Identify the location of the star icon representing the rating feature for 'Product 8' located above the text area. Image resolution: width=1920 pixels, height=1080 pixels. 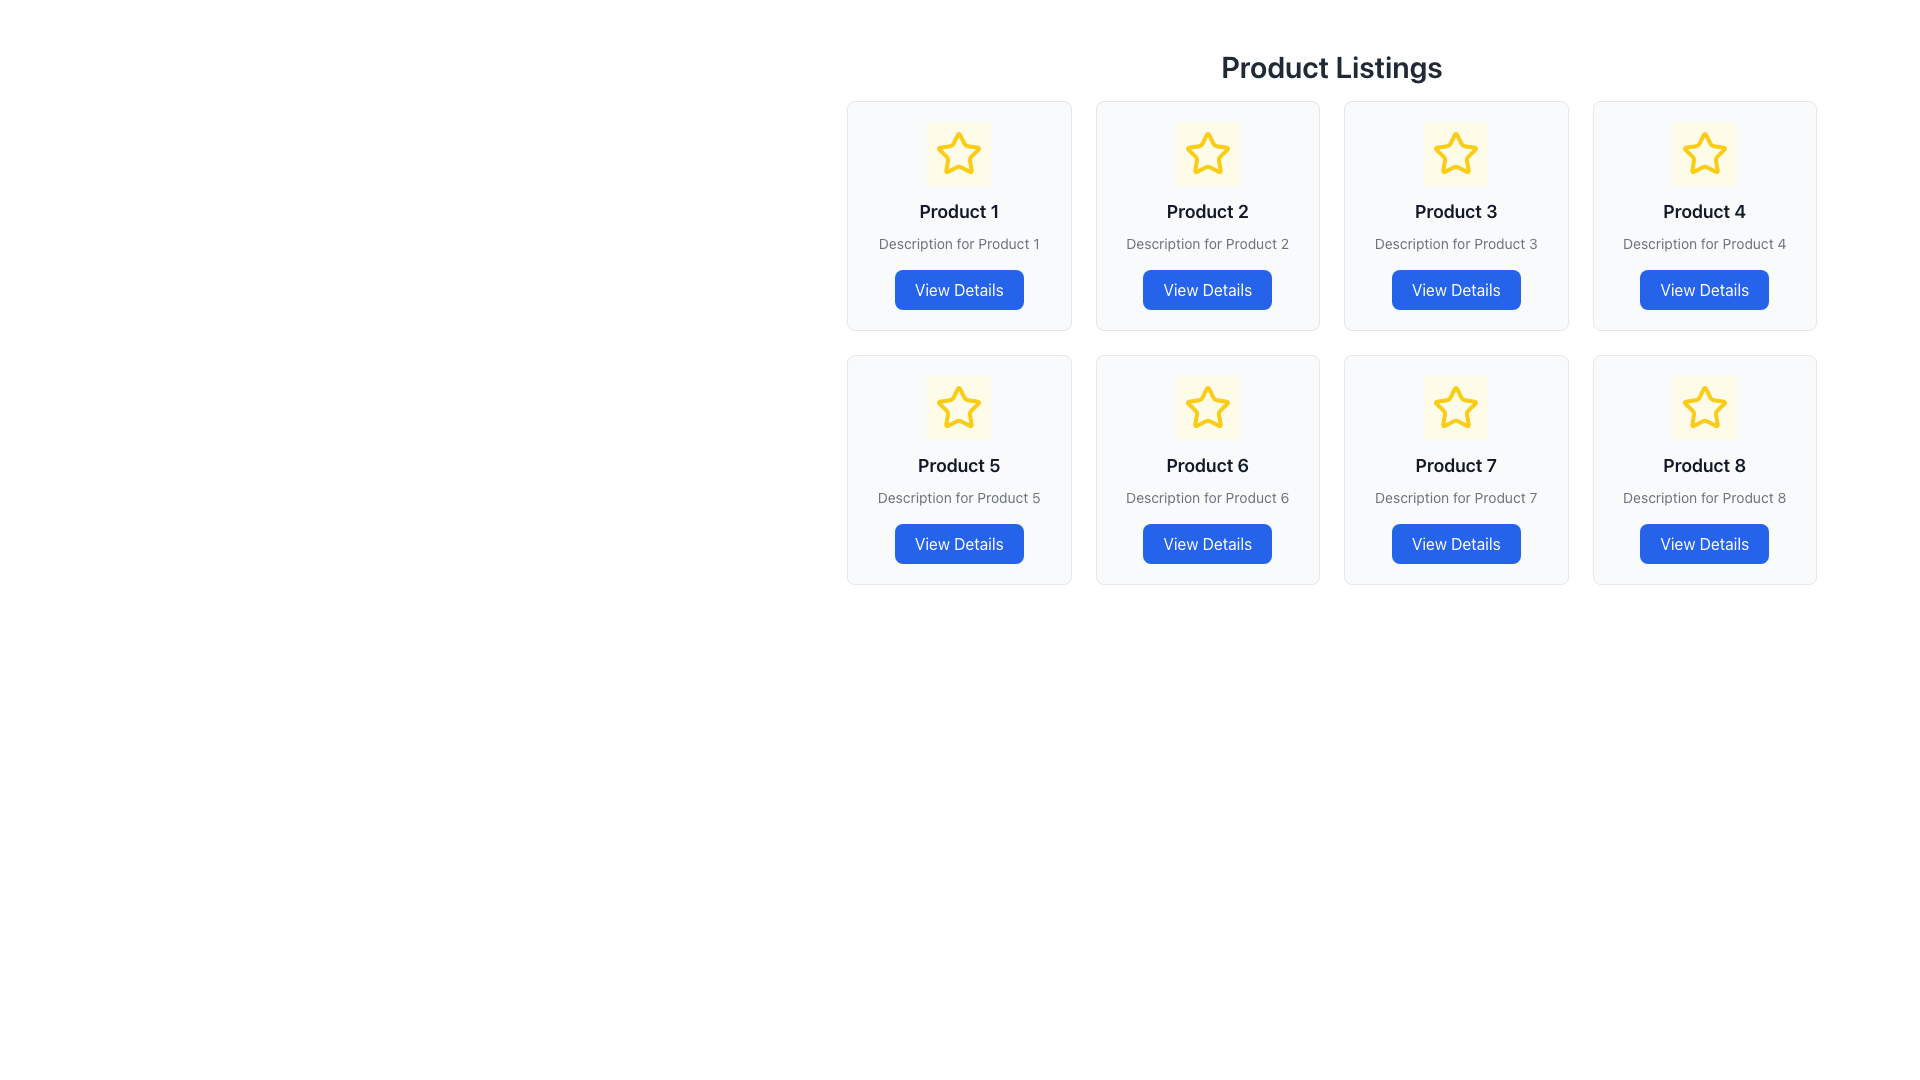
(1703, 406).